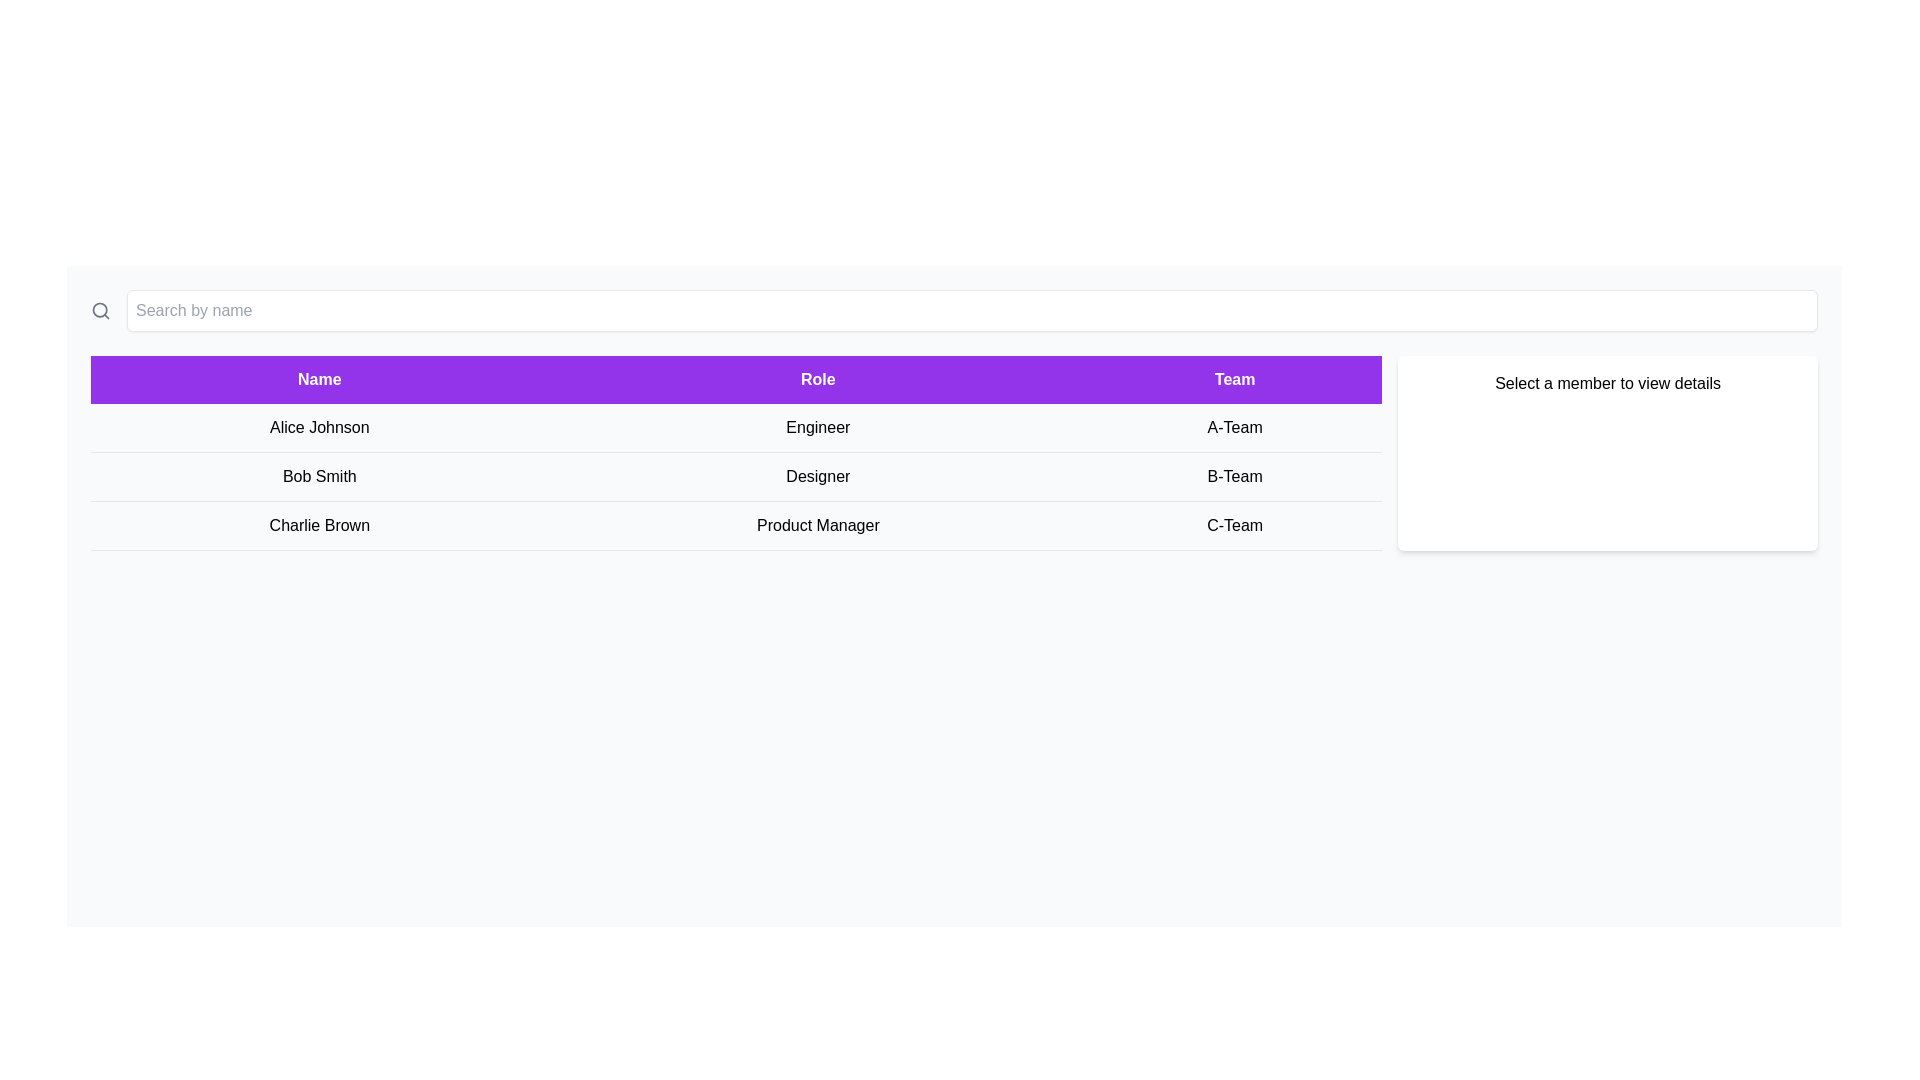 The image size is (1920, 1080). What do you see at coordinates (735, 524) in the screenshot?
I see `the third table row representing Charlie Brown to activate its detailed view option` at bounding box center [735, 524].